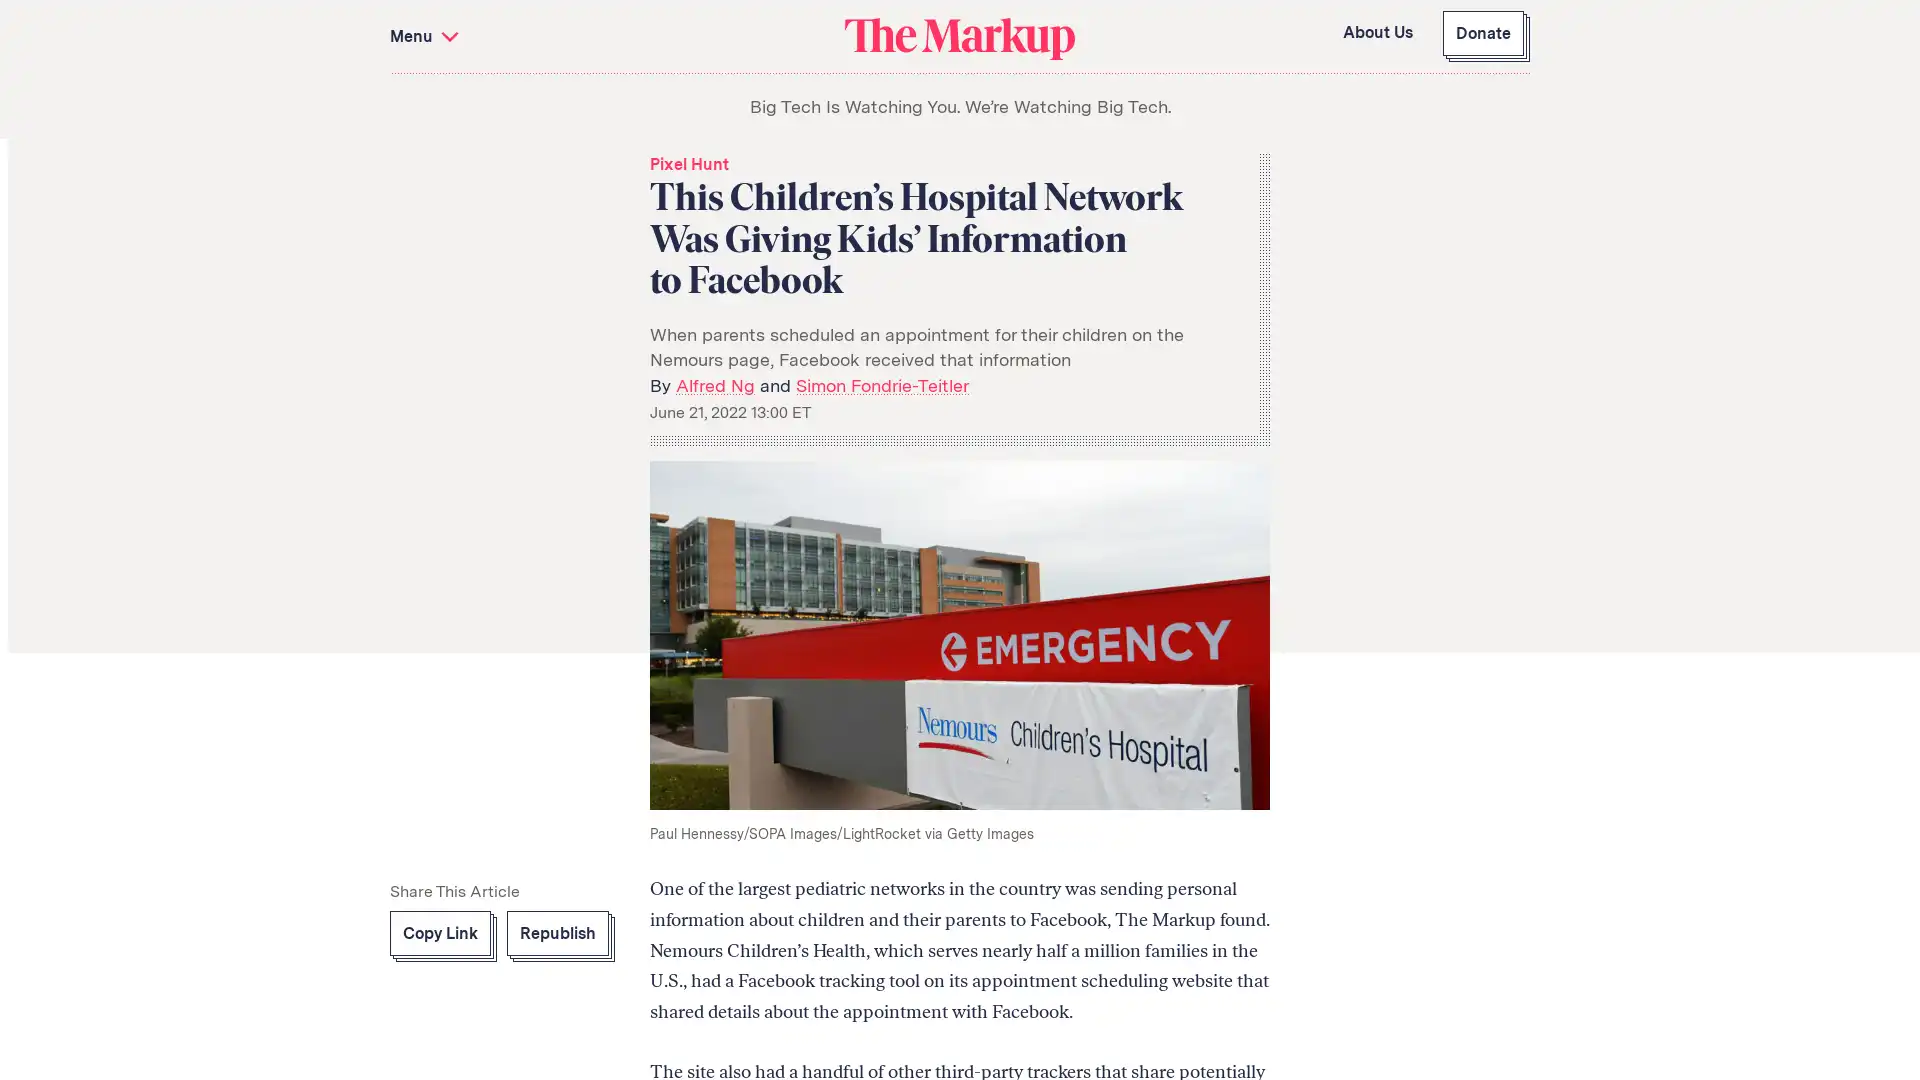 This screenshot has width=1920, height=1080. Describe the element at coordinates (613, 36) in the screenshot. I see `Site menu` at that location.